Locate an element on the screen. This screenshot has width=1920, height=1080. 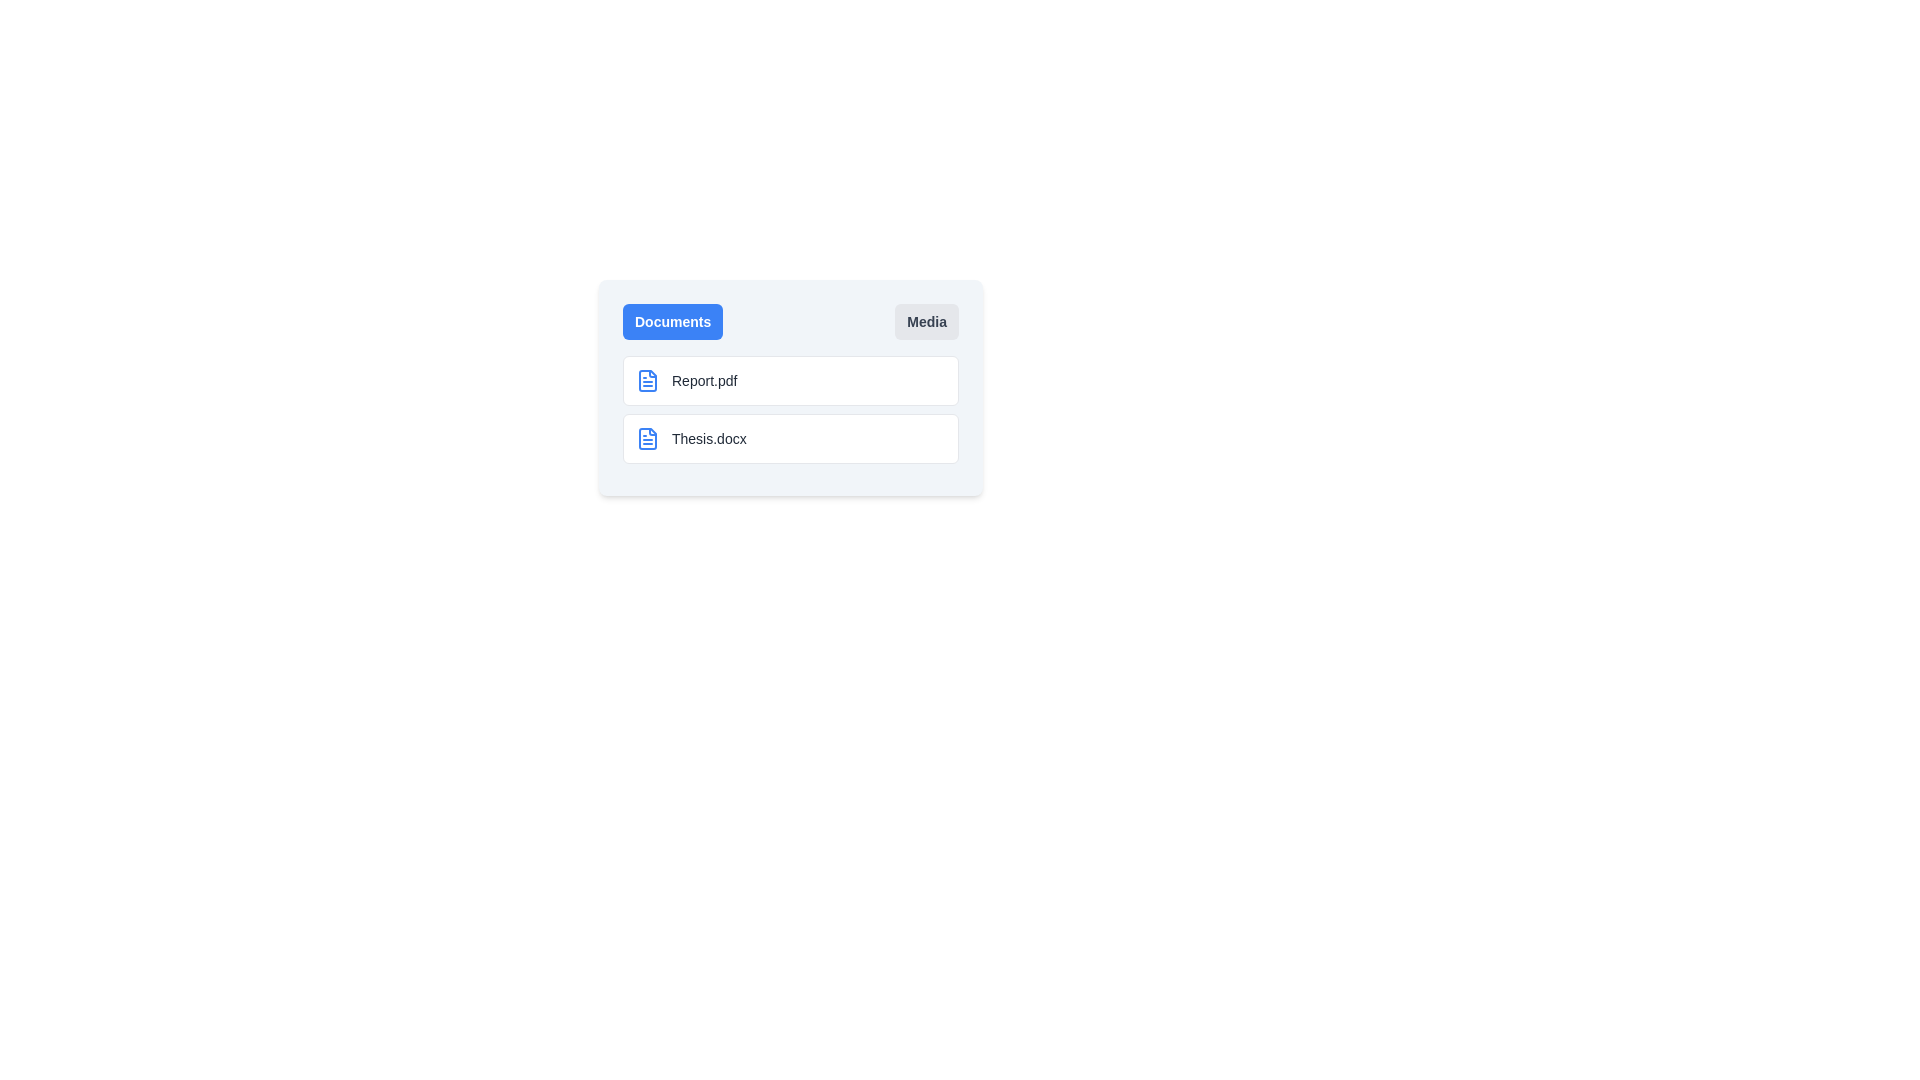
the text label indicating the name of the document, located in the second row of the list next to the document icon is located at coordinates (709, 438).